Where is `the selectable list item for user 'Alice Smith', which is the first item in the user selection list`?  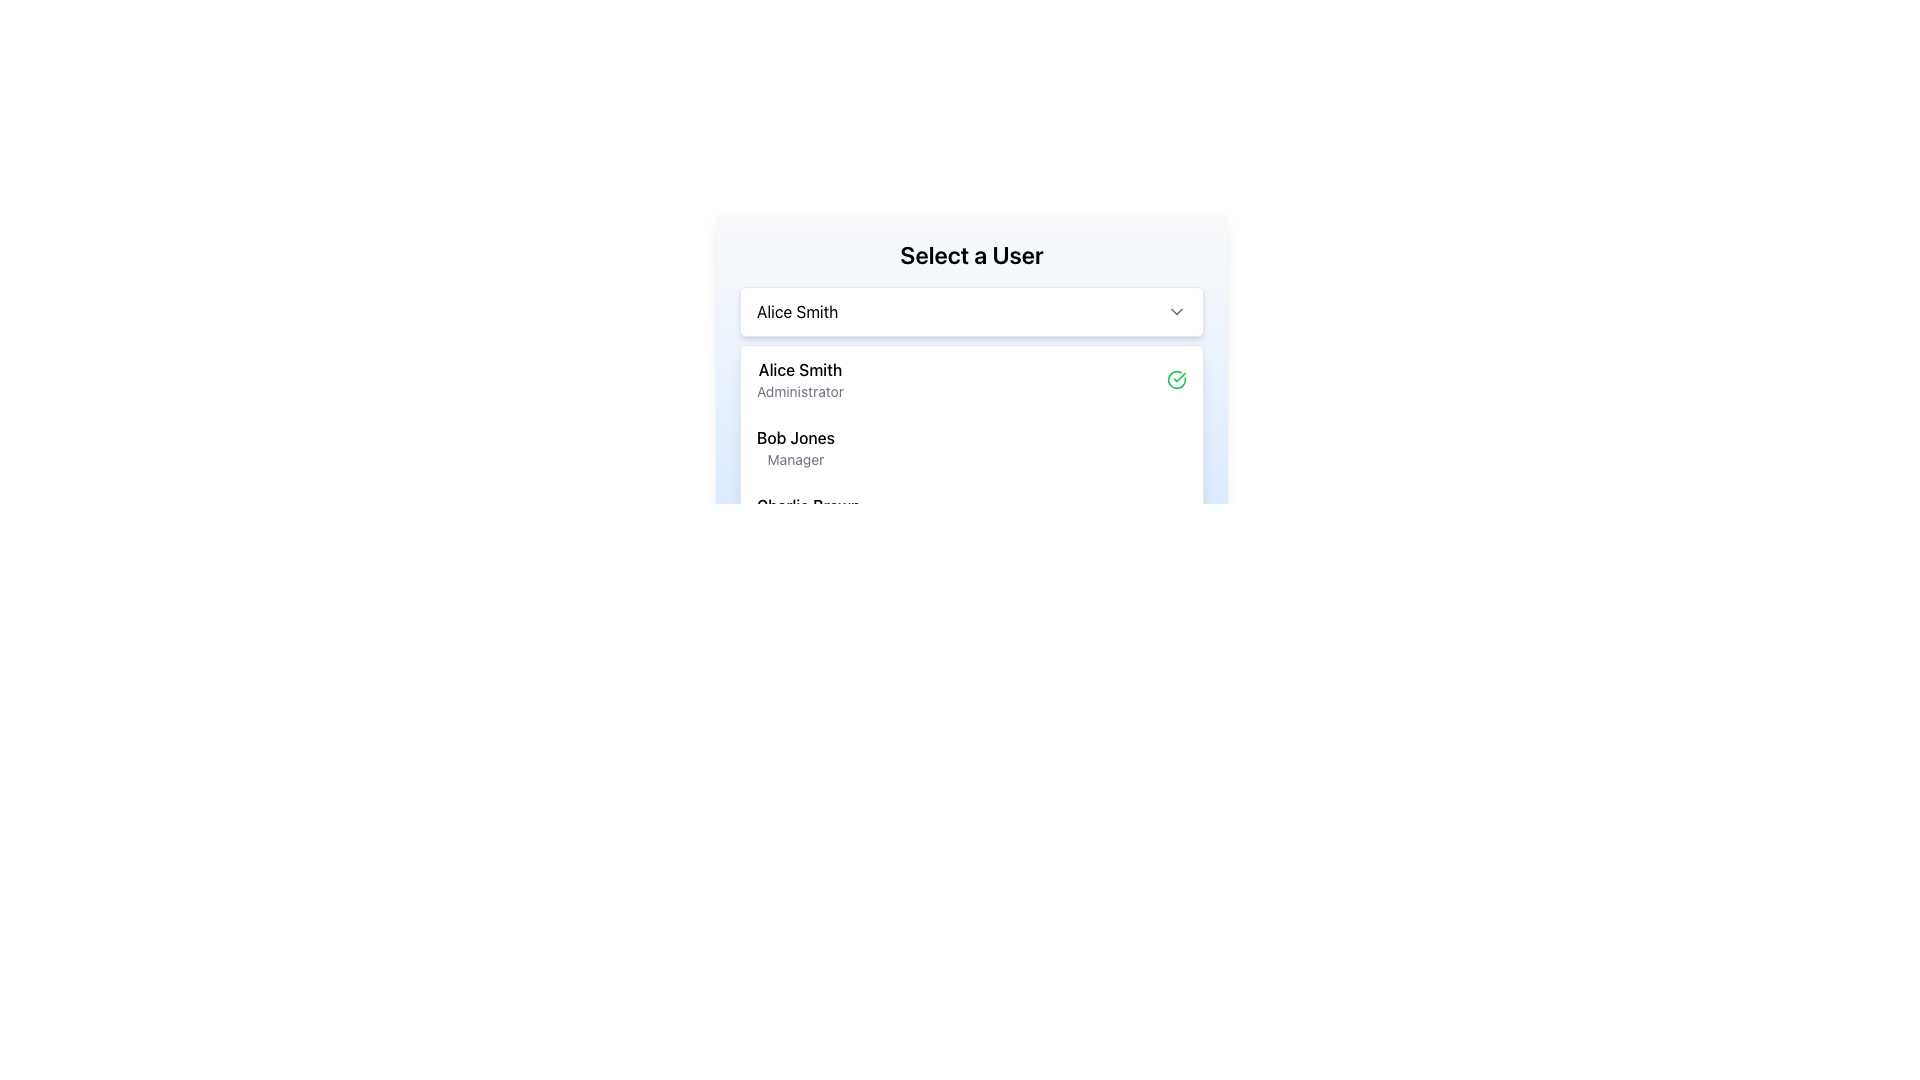 the selectable list item for user 'Alice Smith', which is the first item in the user selection list is located at coordinates (971, 380).